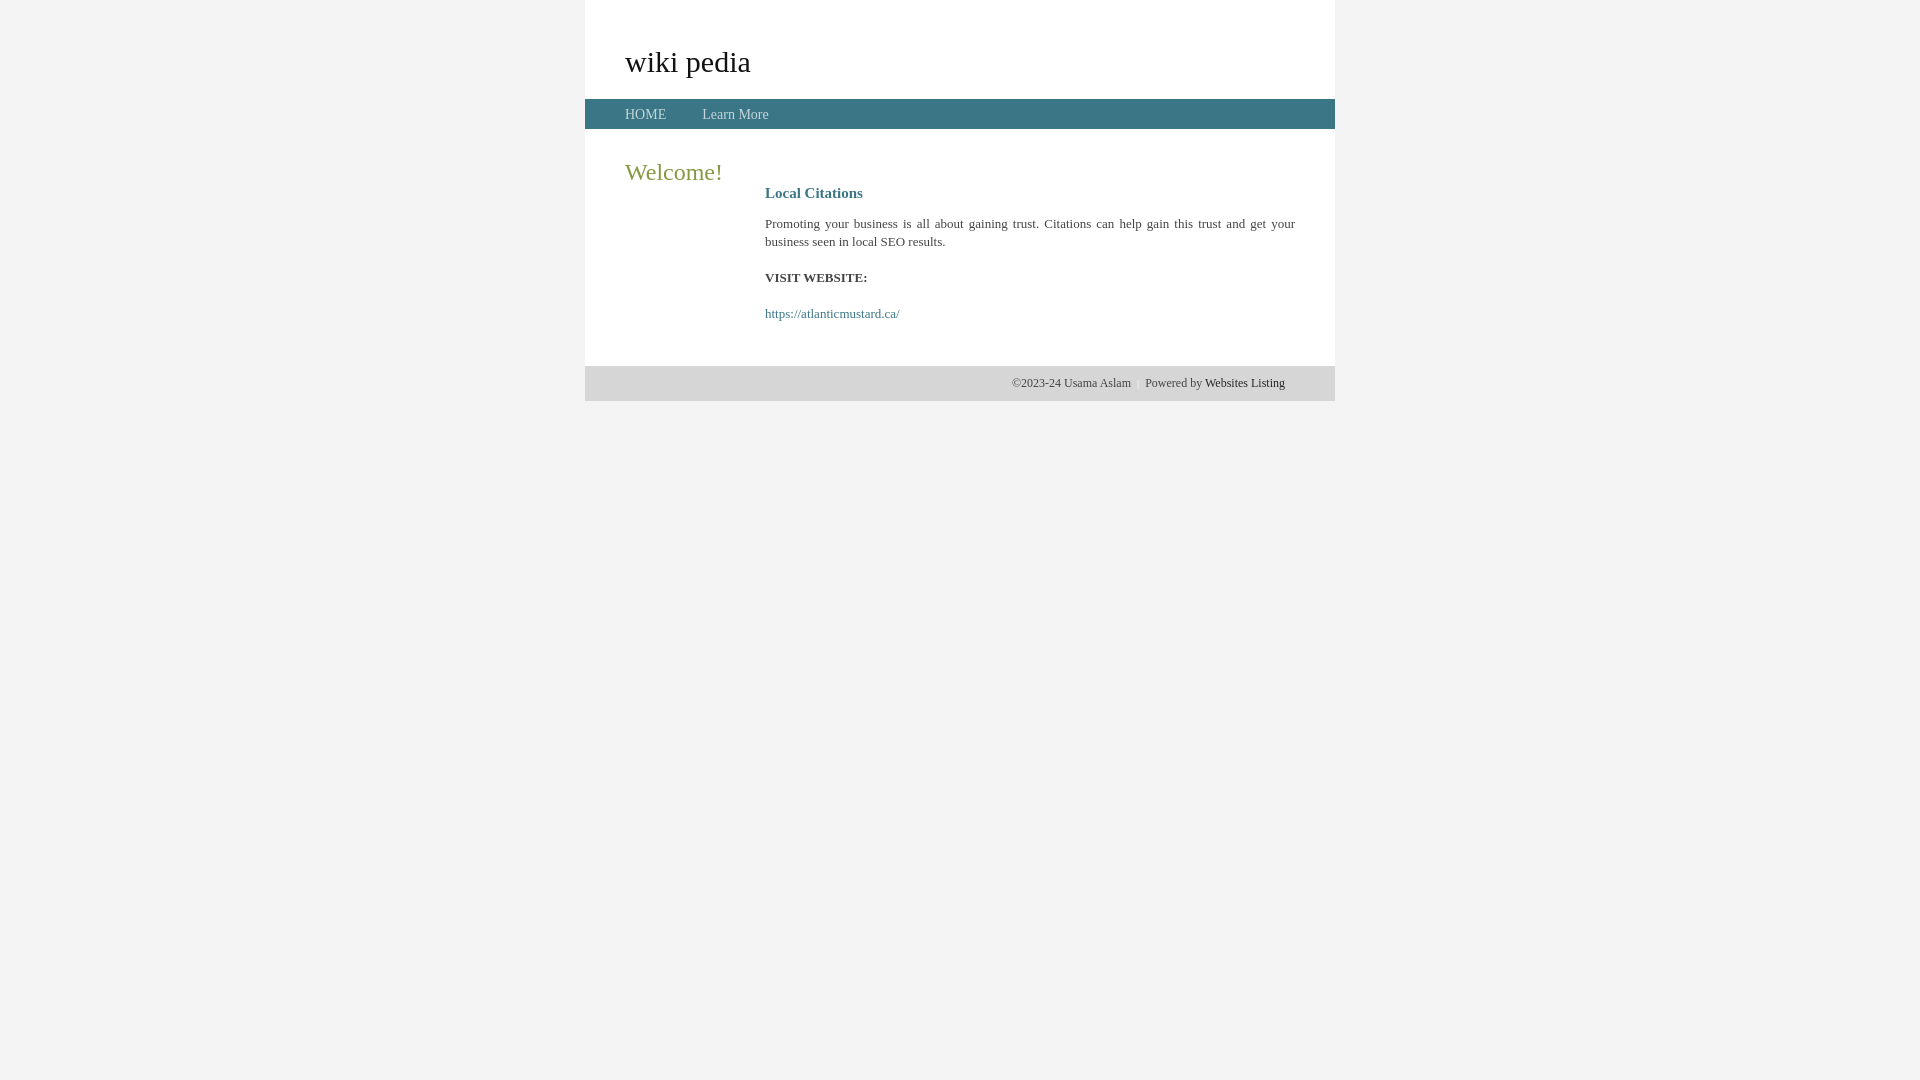  I want to click on 'wiki pedia', so click(687, 60).